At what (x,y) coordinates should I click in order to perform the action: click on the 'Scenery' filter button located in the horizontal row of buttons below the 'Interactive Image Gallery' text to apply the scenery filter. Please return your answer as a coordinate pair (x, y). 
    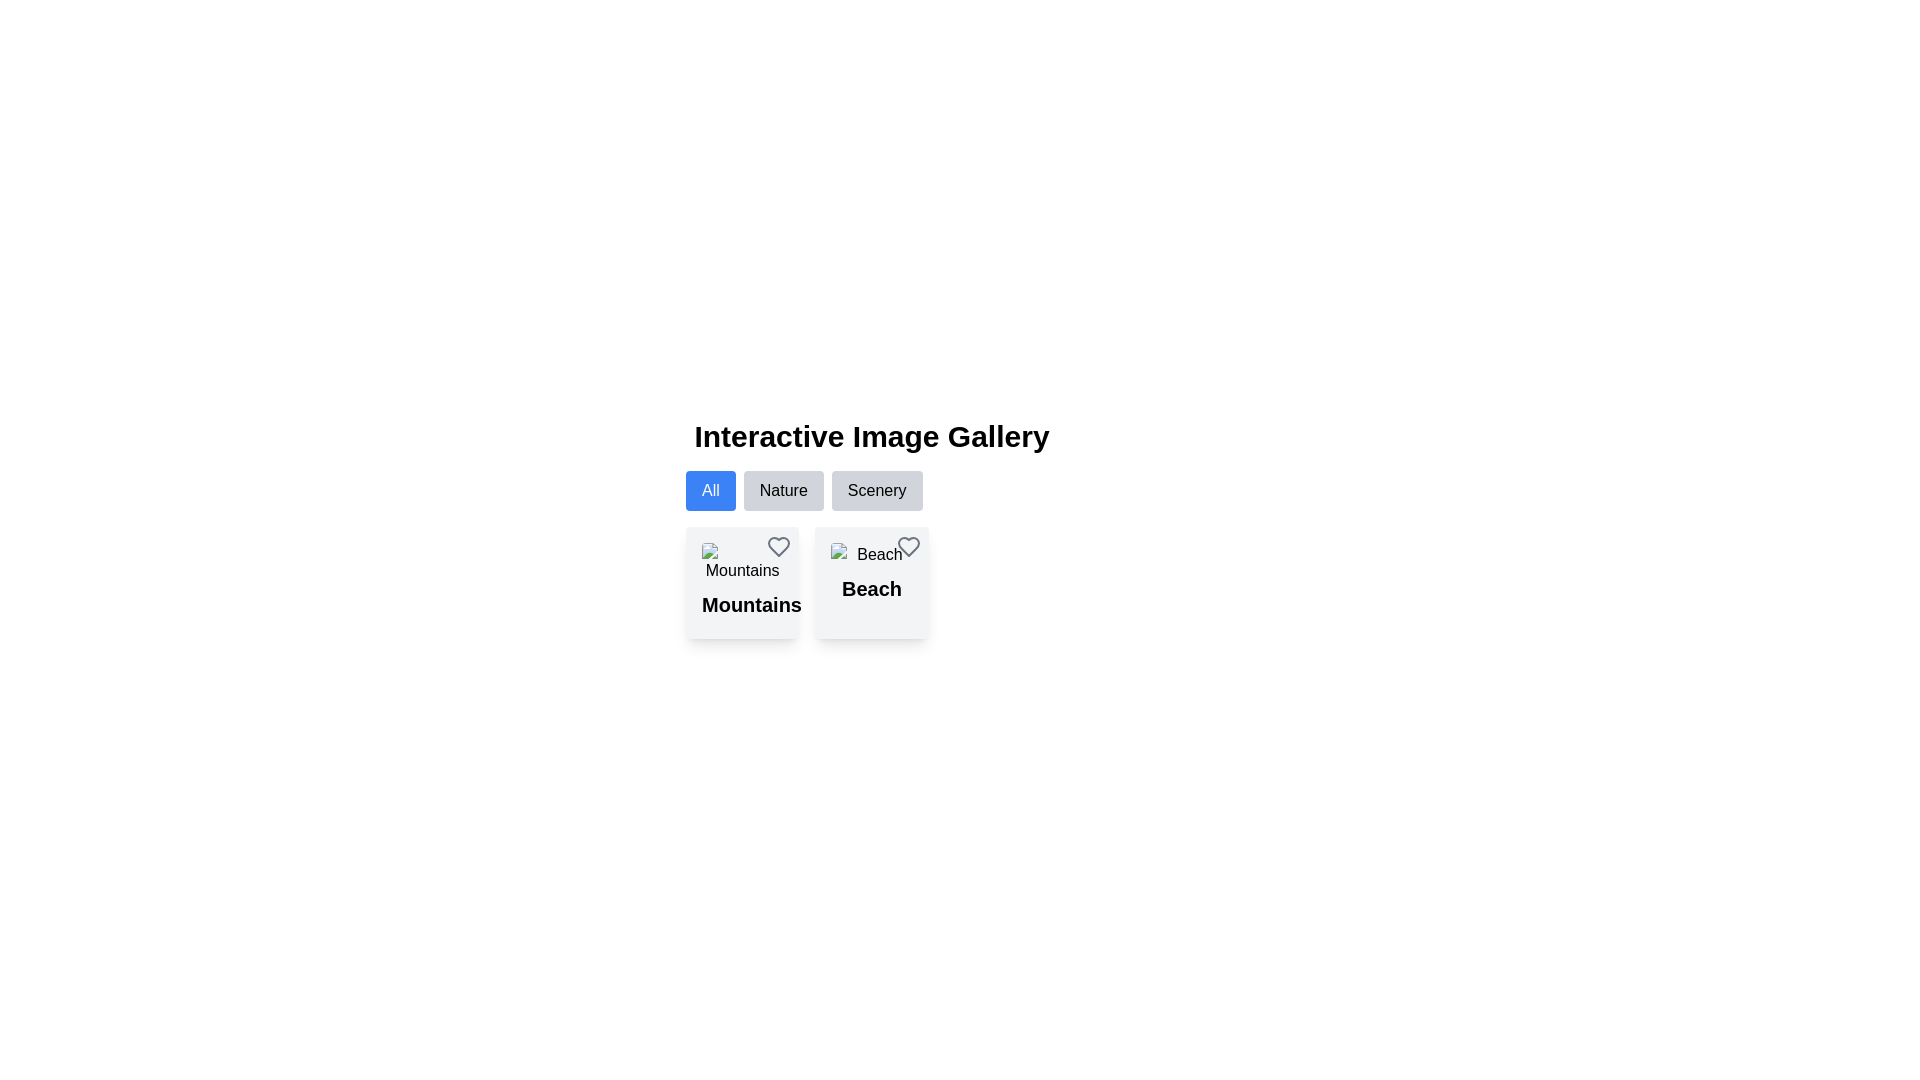
    Looking at the image, I should click on (877, 490).